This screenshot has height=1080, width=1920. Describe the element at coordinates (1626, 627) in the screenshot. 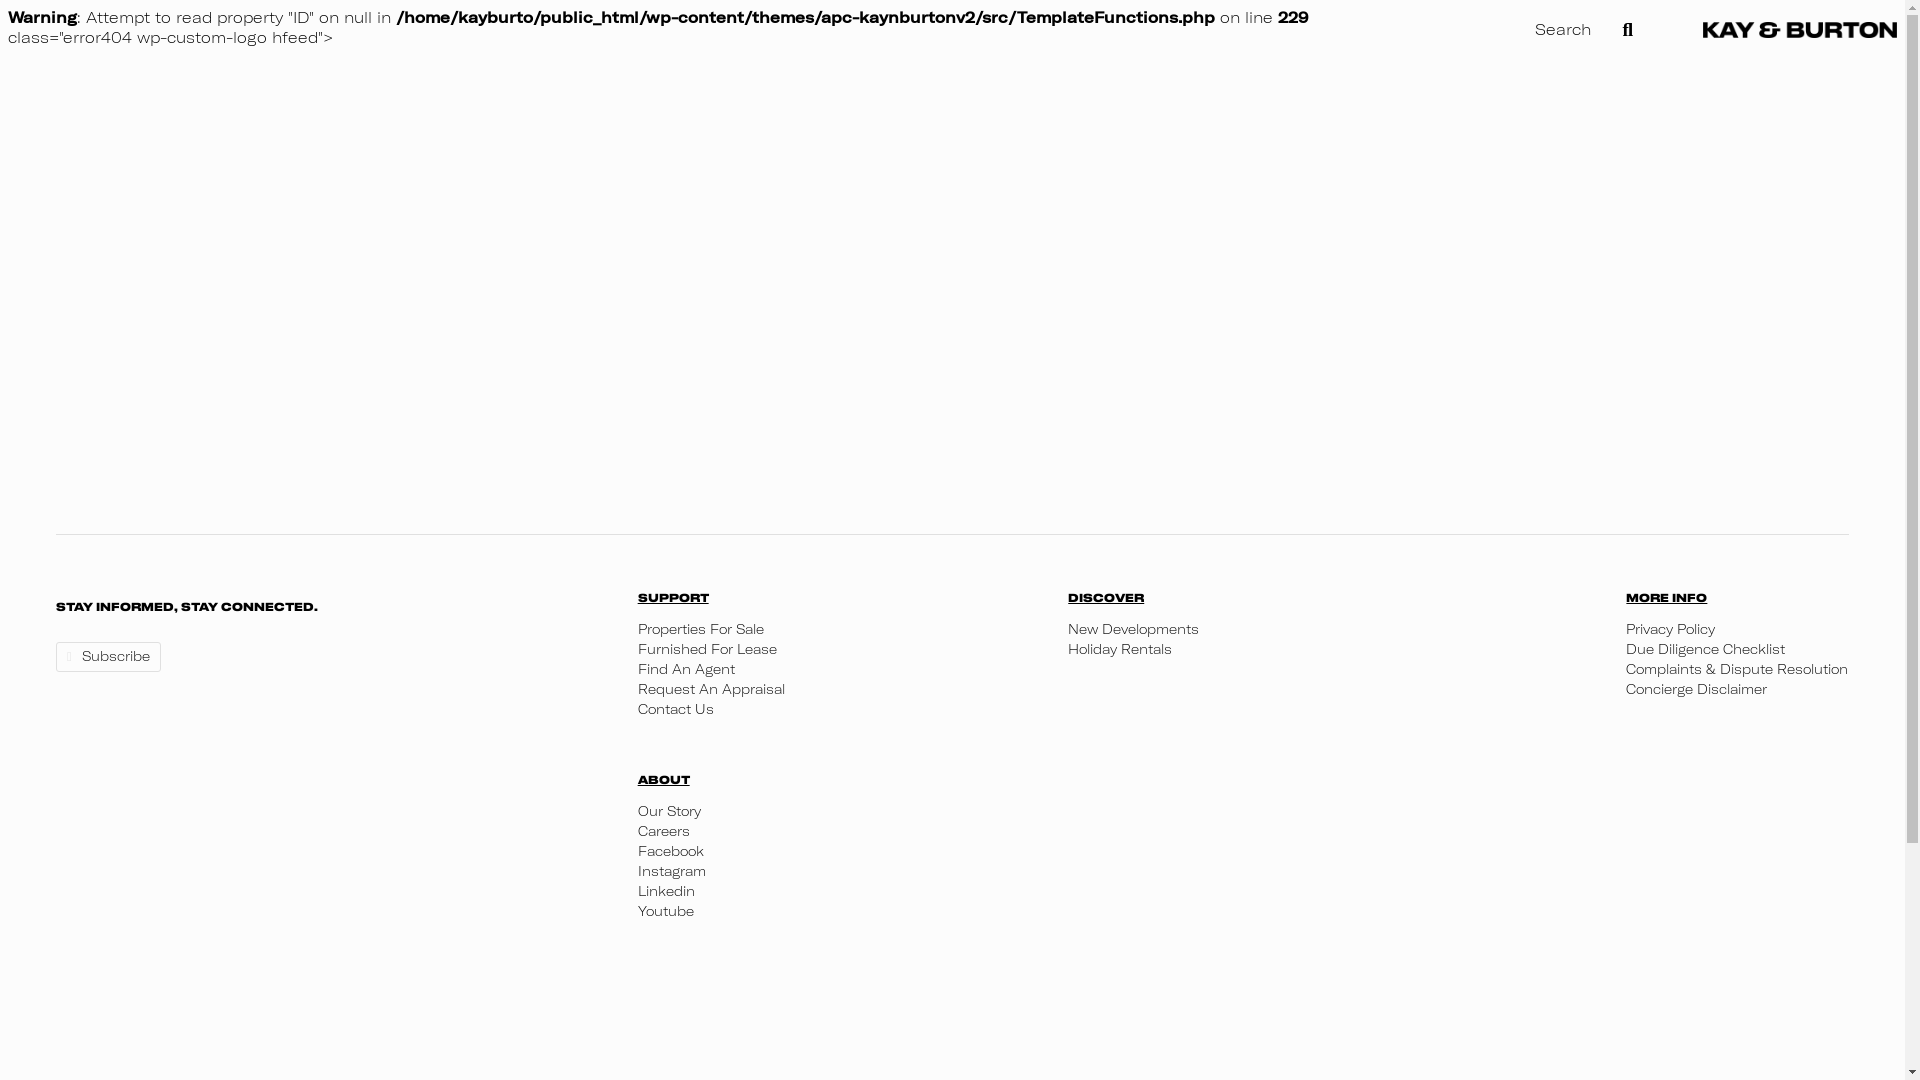

I see `'Privacy Policy'` at that location.